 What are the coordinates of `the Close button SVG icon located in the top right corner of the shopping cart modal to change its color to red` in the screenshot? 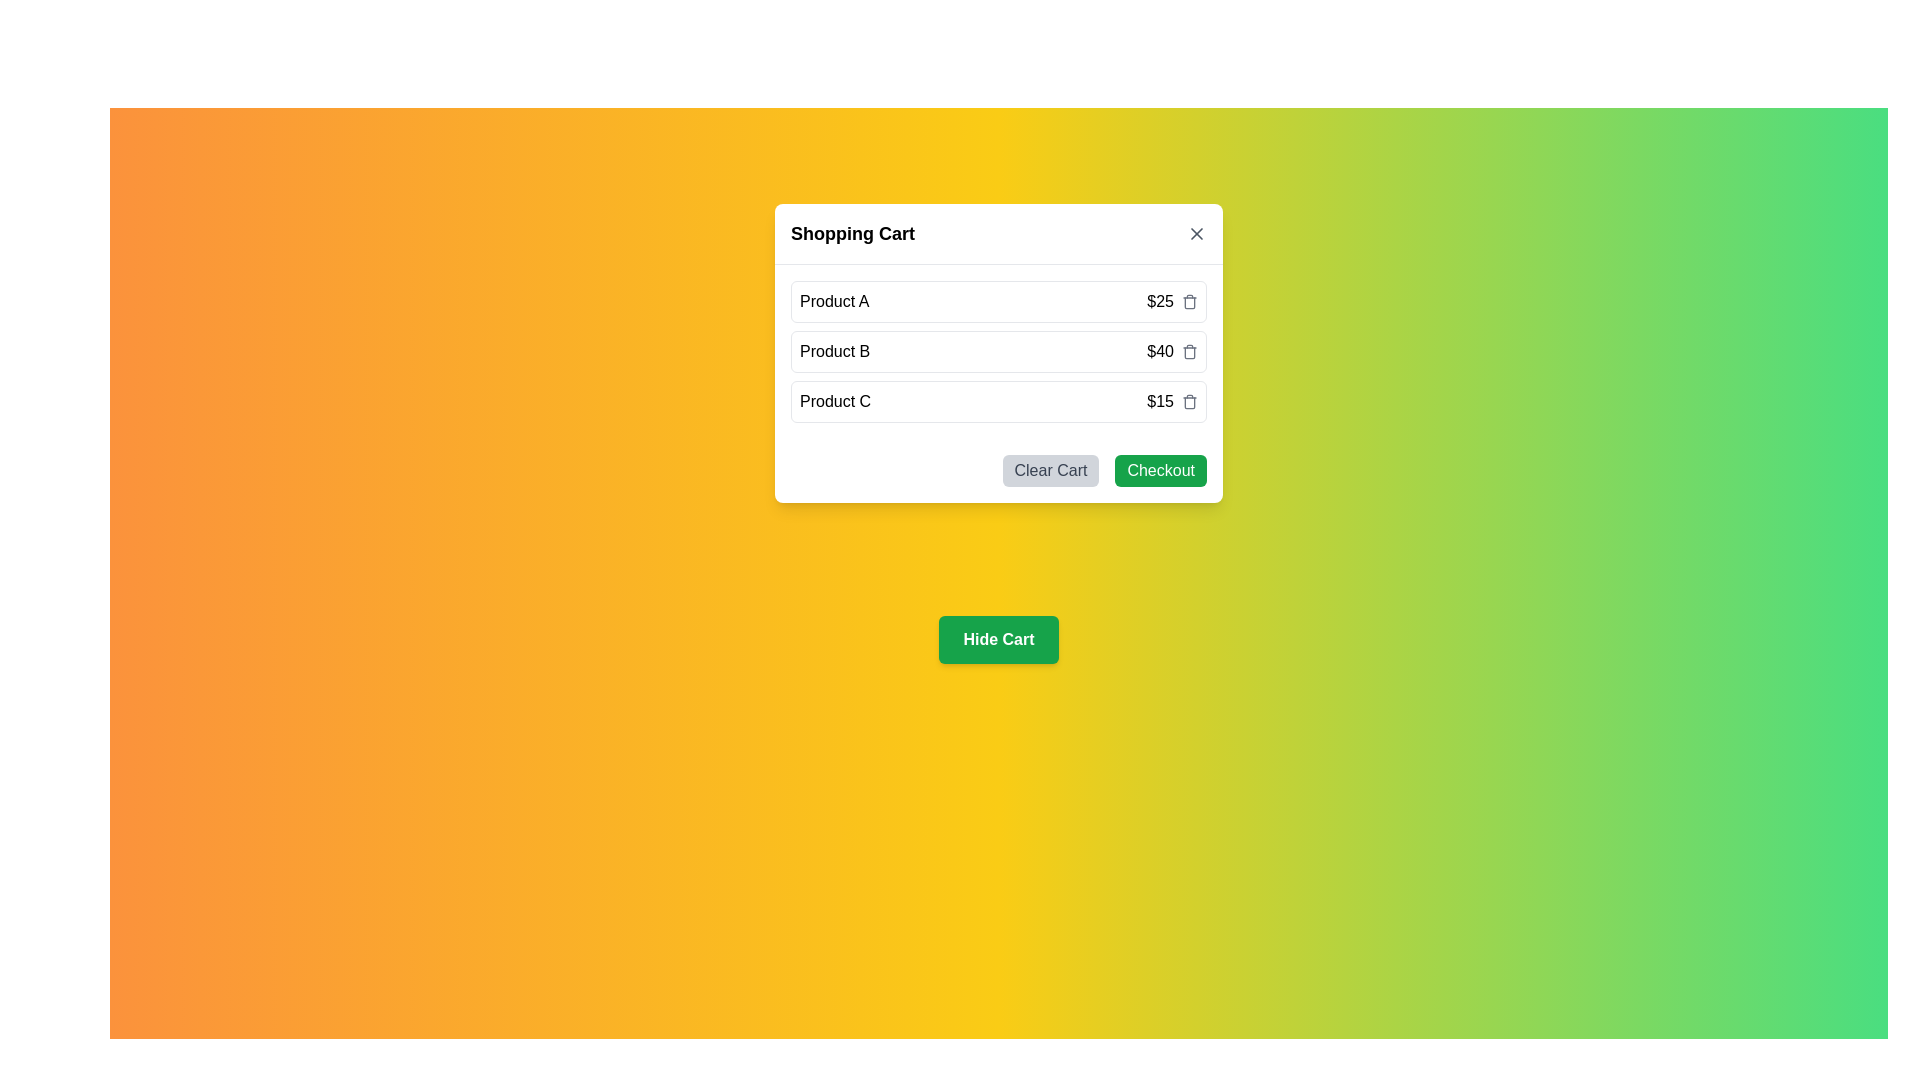 It's located at (1196, 233).